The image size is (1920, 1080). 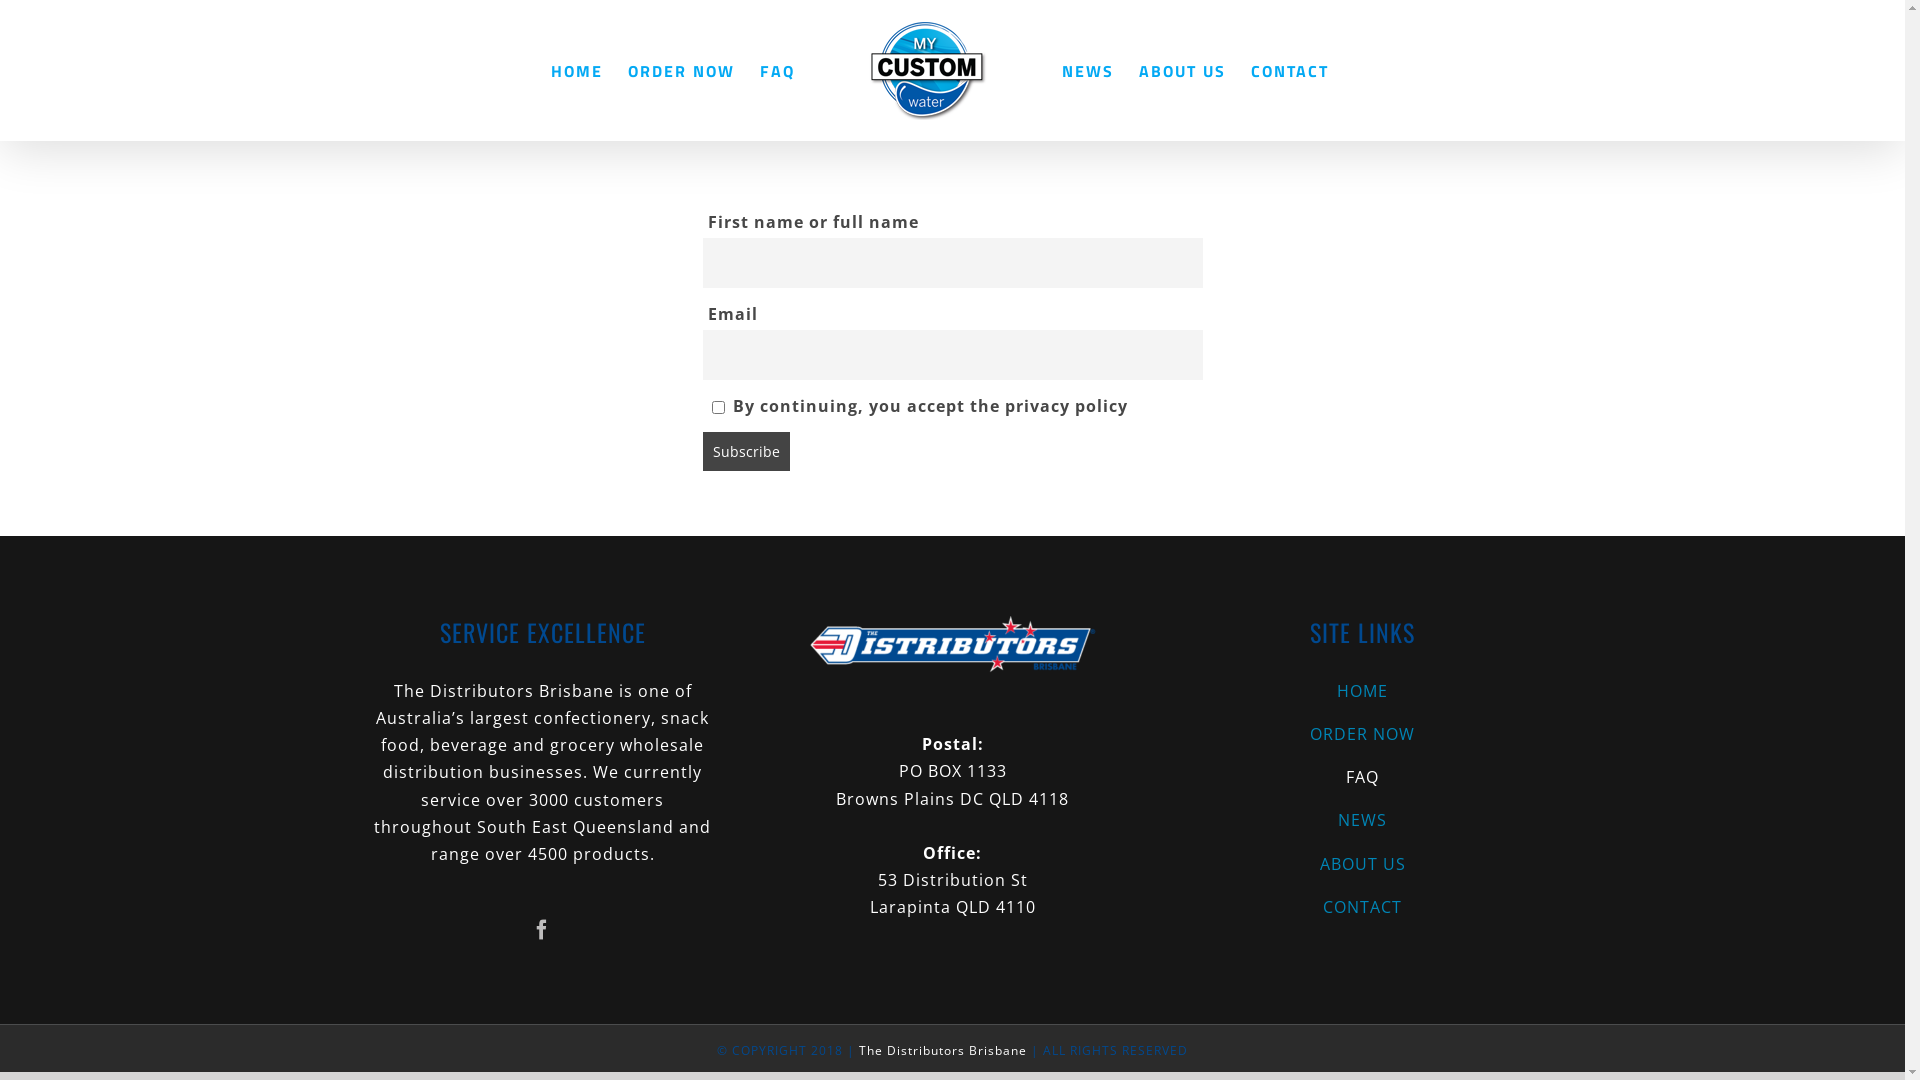 I want to click on 'FAQ', so click(x=1361, y=776).